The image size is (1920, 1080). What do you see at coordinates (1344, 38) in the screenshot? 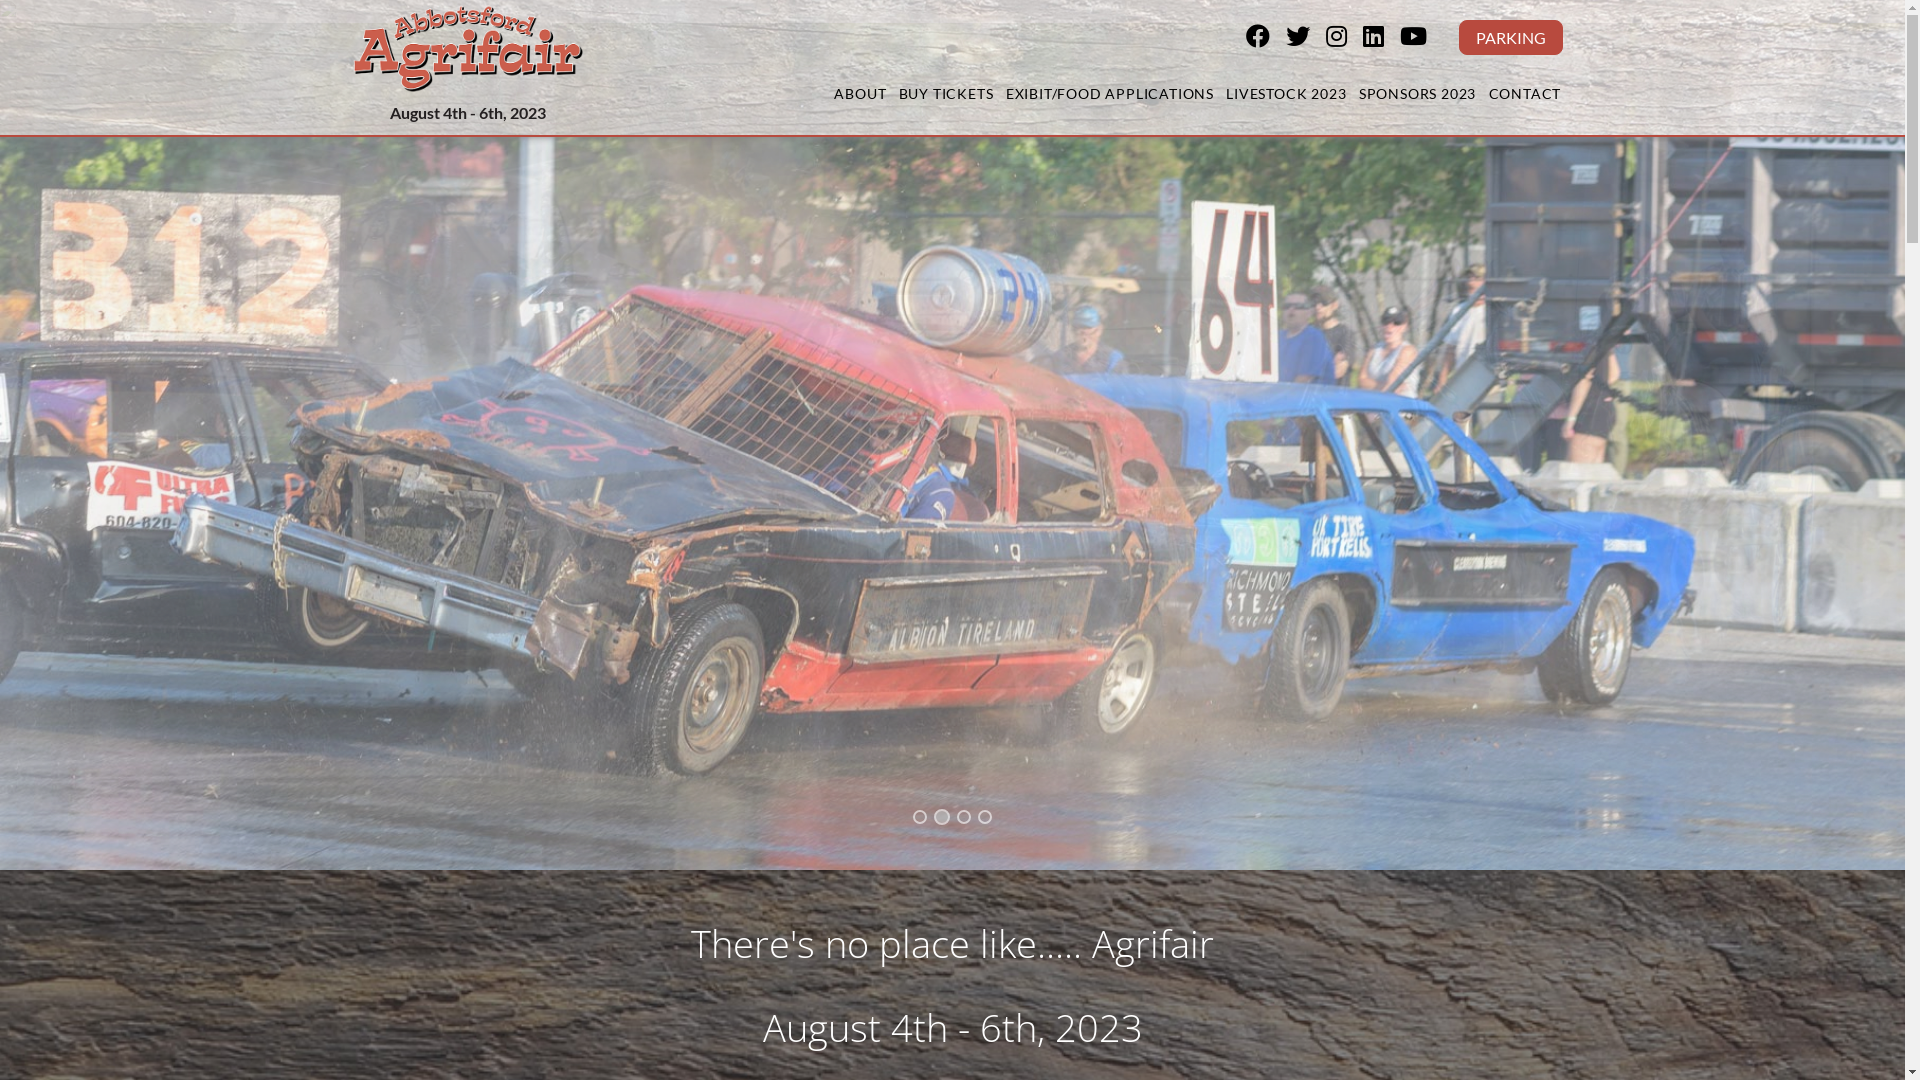
I see `'Abbotsford Agrifair @ Instagram'` at bounding box center [1344, 38].